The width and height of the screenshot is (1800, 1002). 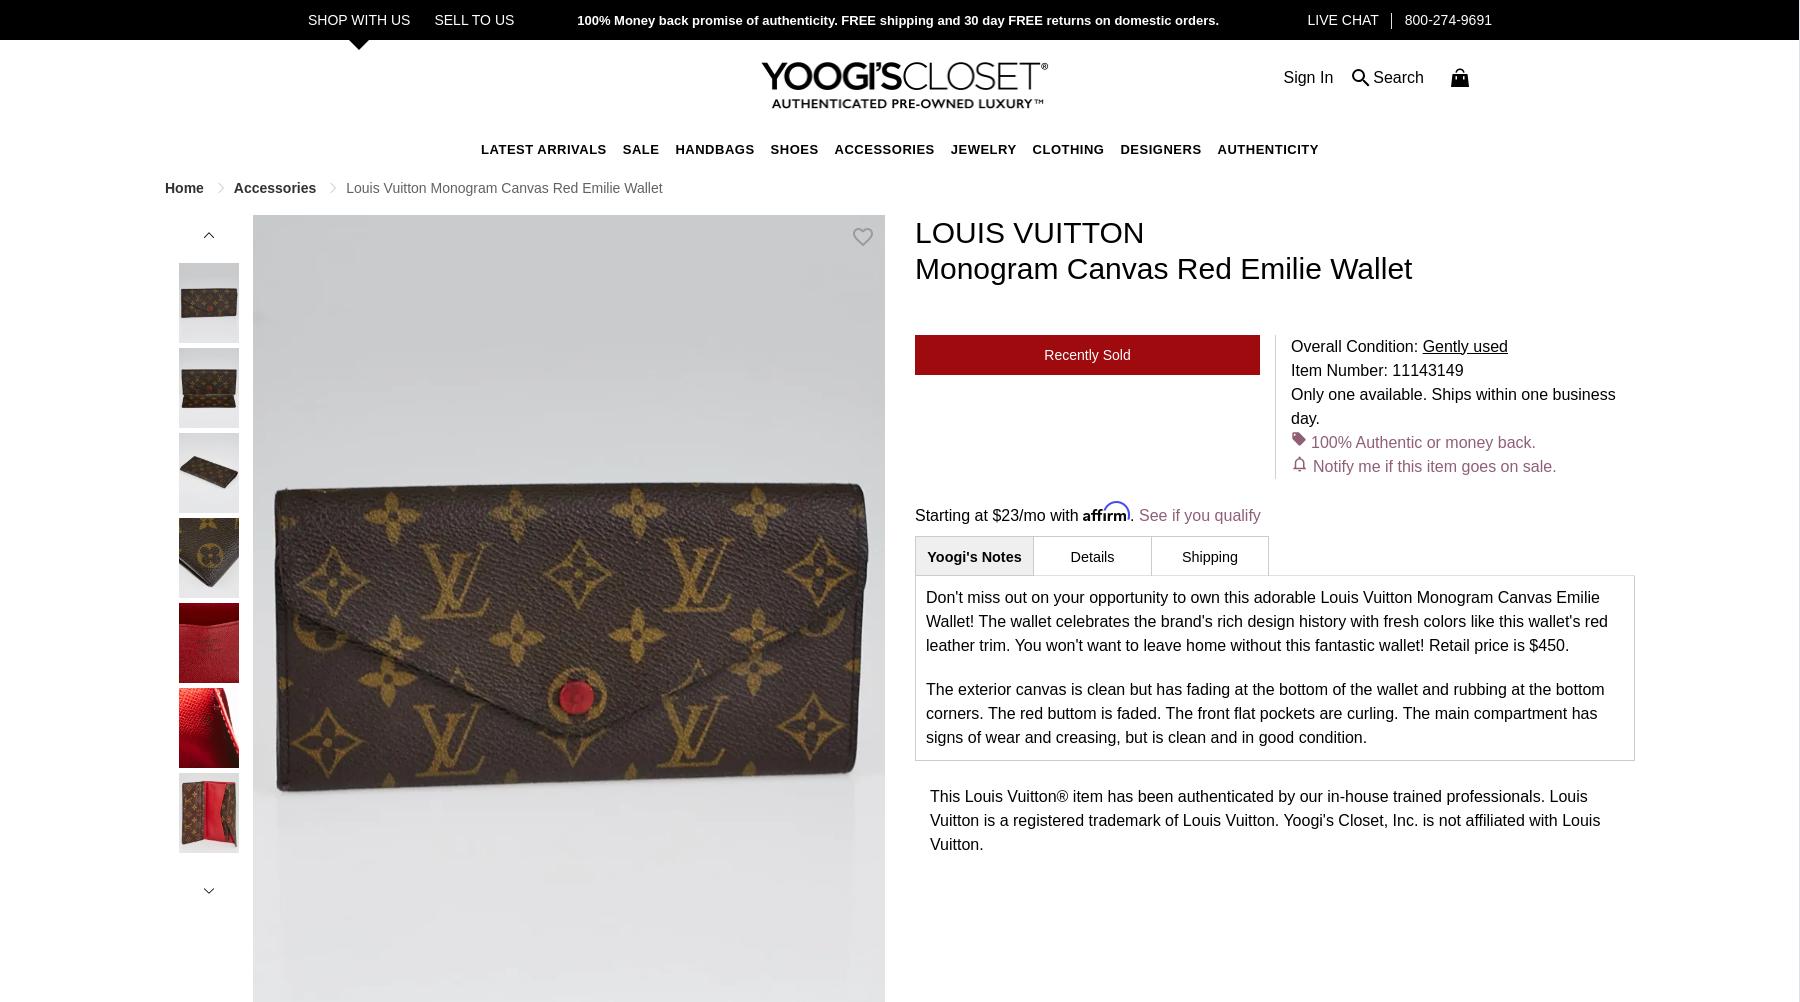 What do you see at coordinates (972, 556) in the screenshot?
I see `'Yoogi's Notes'` at bounding box center [972, 556].